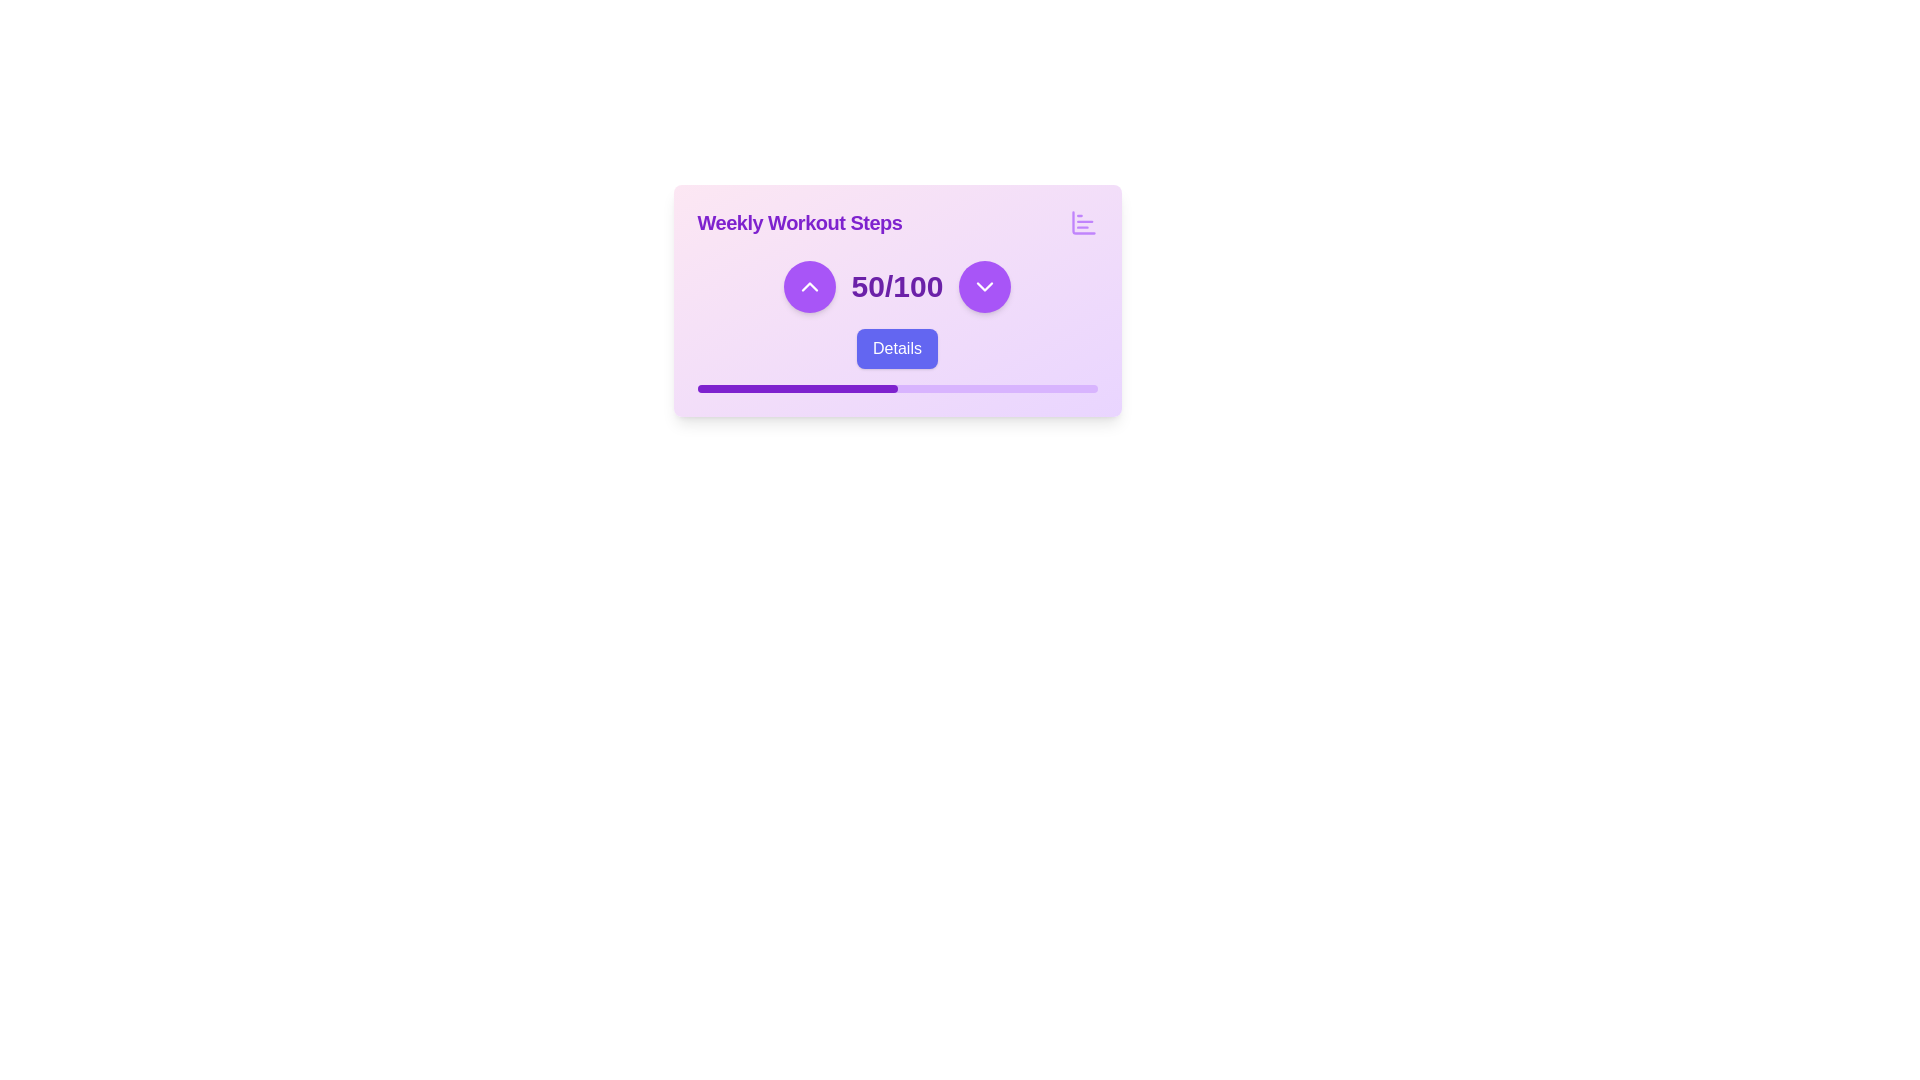 This screenshot has height=1080, width=1920. I want to click on the chevron-down icon, which is part of a button styled with a purple circular background, located to the right of the counter labeled '50/100', so click(985, 286).